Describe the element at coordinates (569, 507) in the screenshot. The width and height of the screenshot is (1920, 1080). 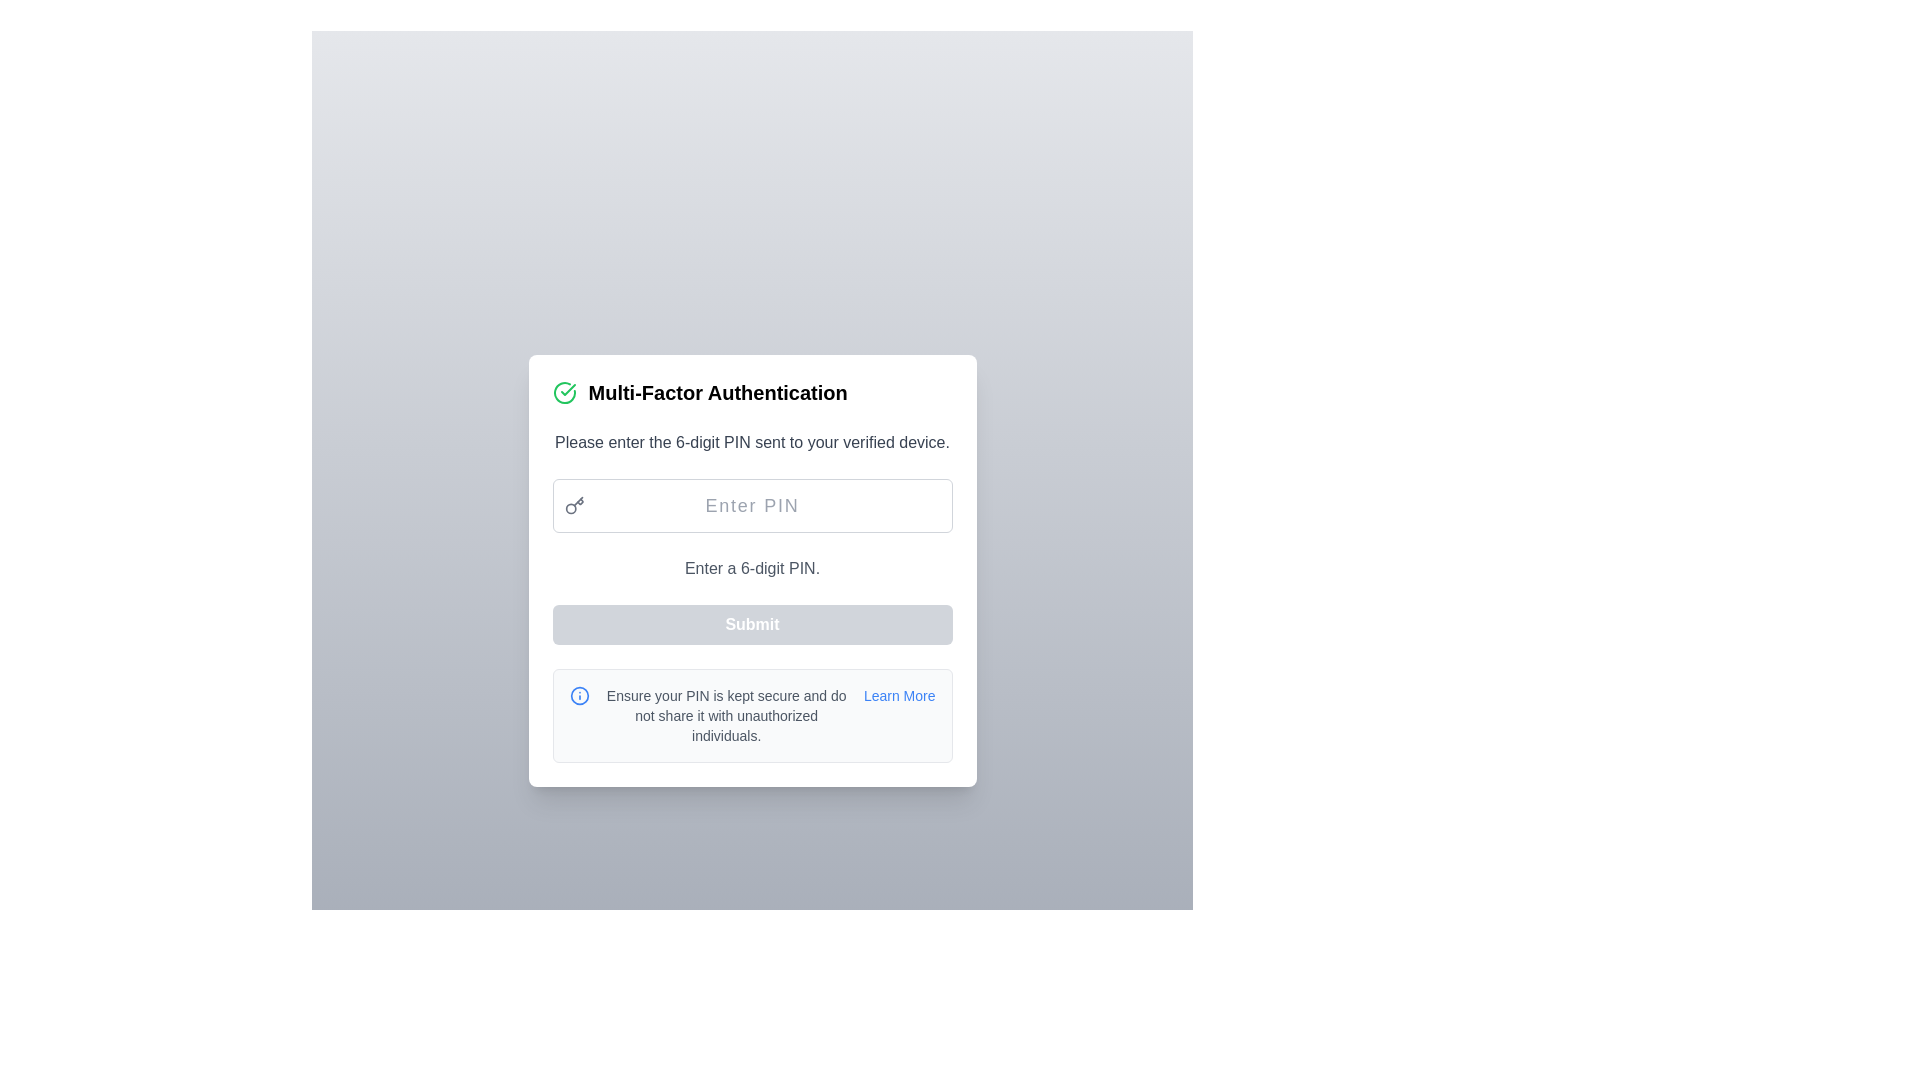
I see `the decorative SVG circle component that is part of the key icon located to the left of the 'Enter PIN' input field in the multi-factor authentication interface` at that location.